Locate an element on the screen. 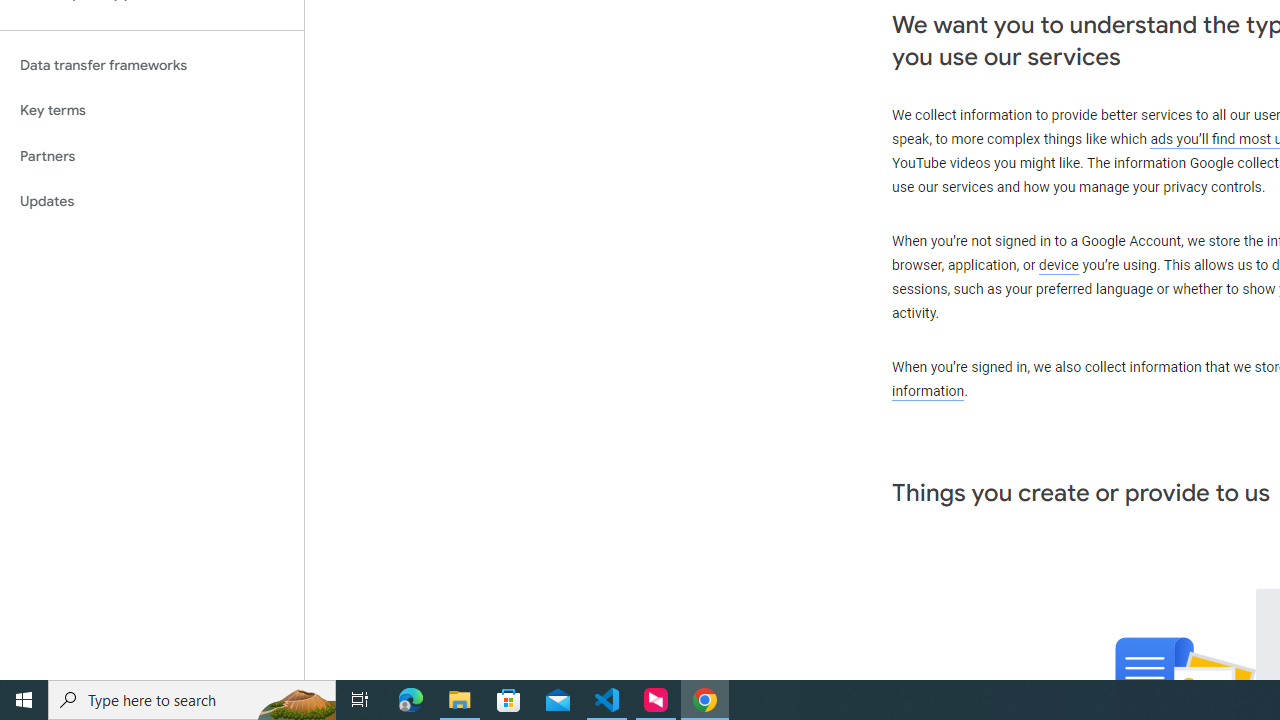 Image resolution: width=1280 pixels, height=720 pixels. 'Task View' is located at coordinates (359, 698).